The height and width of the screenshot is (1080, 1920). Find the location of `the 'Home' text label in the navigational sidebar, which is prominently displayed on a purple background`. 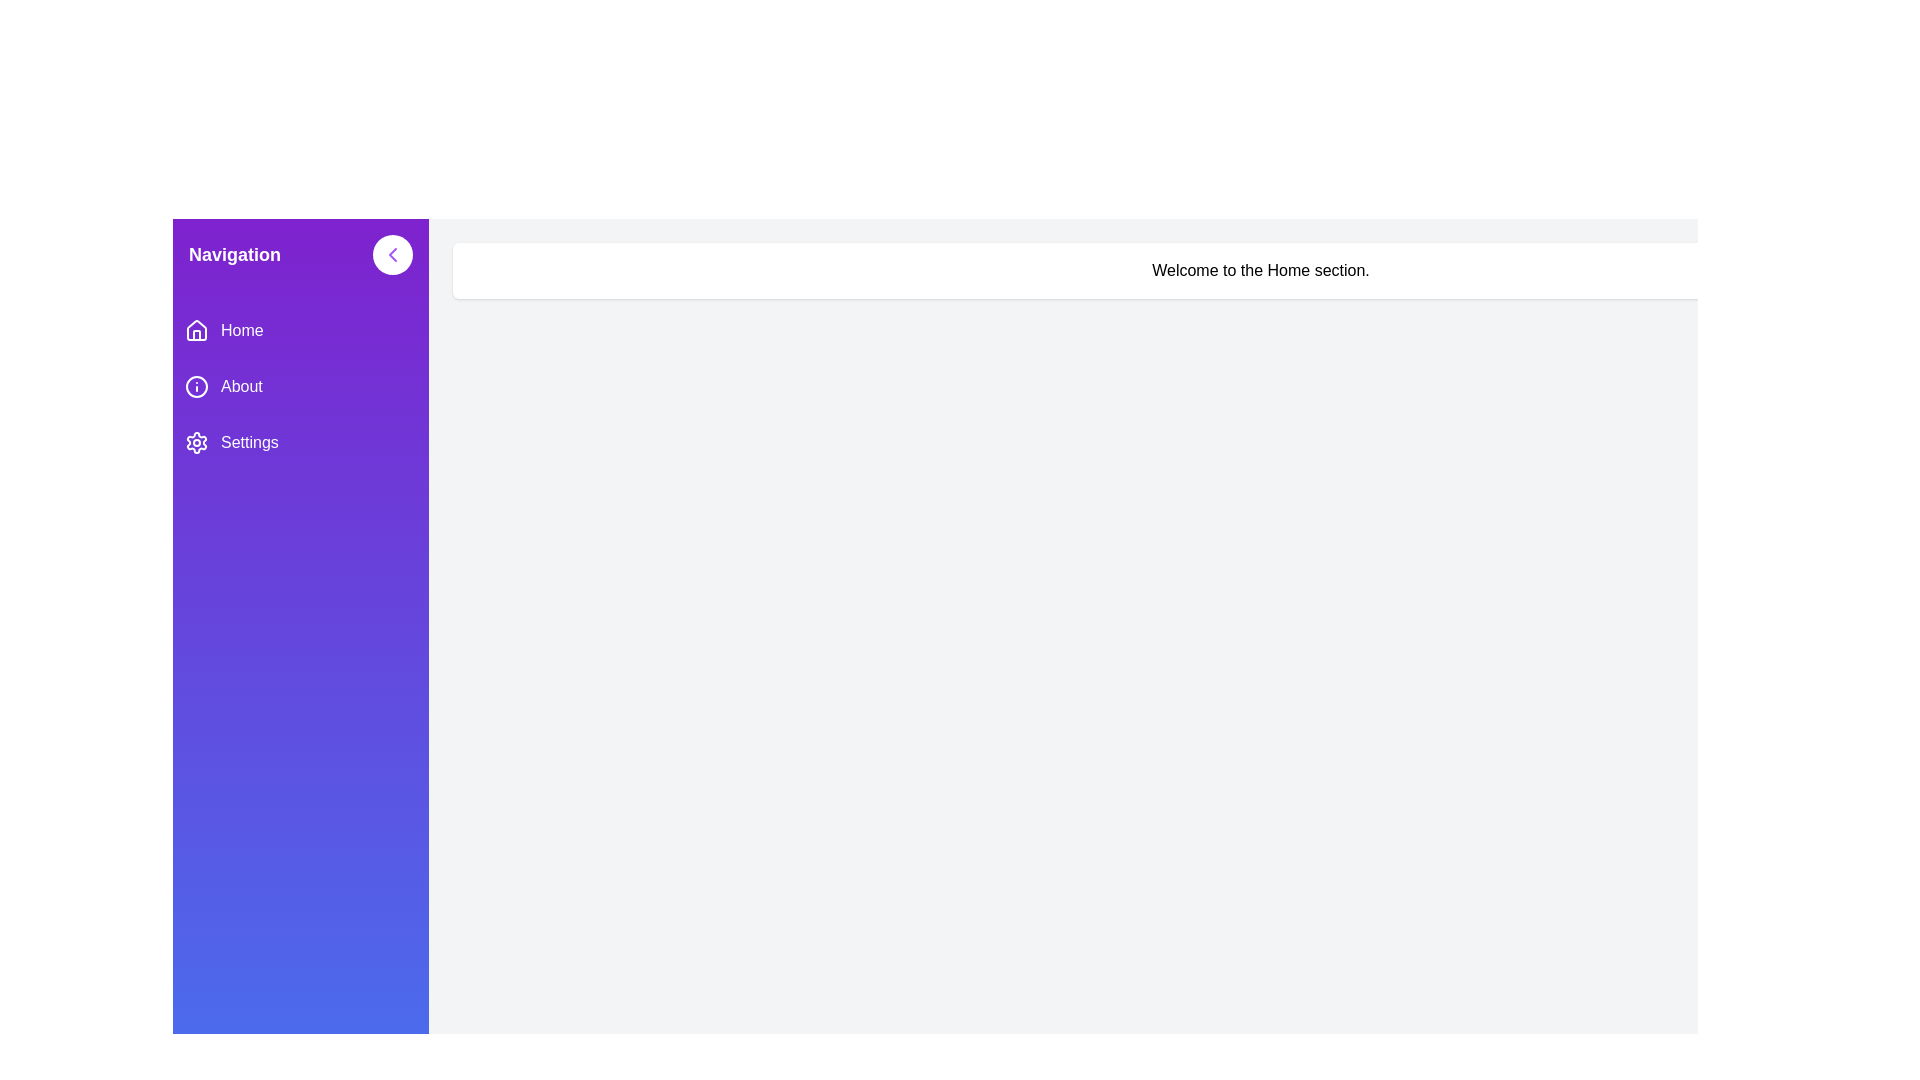

the 'Home' text label in the navigational sidebar, which is prominently displayed on a purple background is located at coordinates (241, 330).